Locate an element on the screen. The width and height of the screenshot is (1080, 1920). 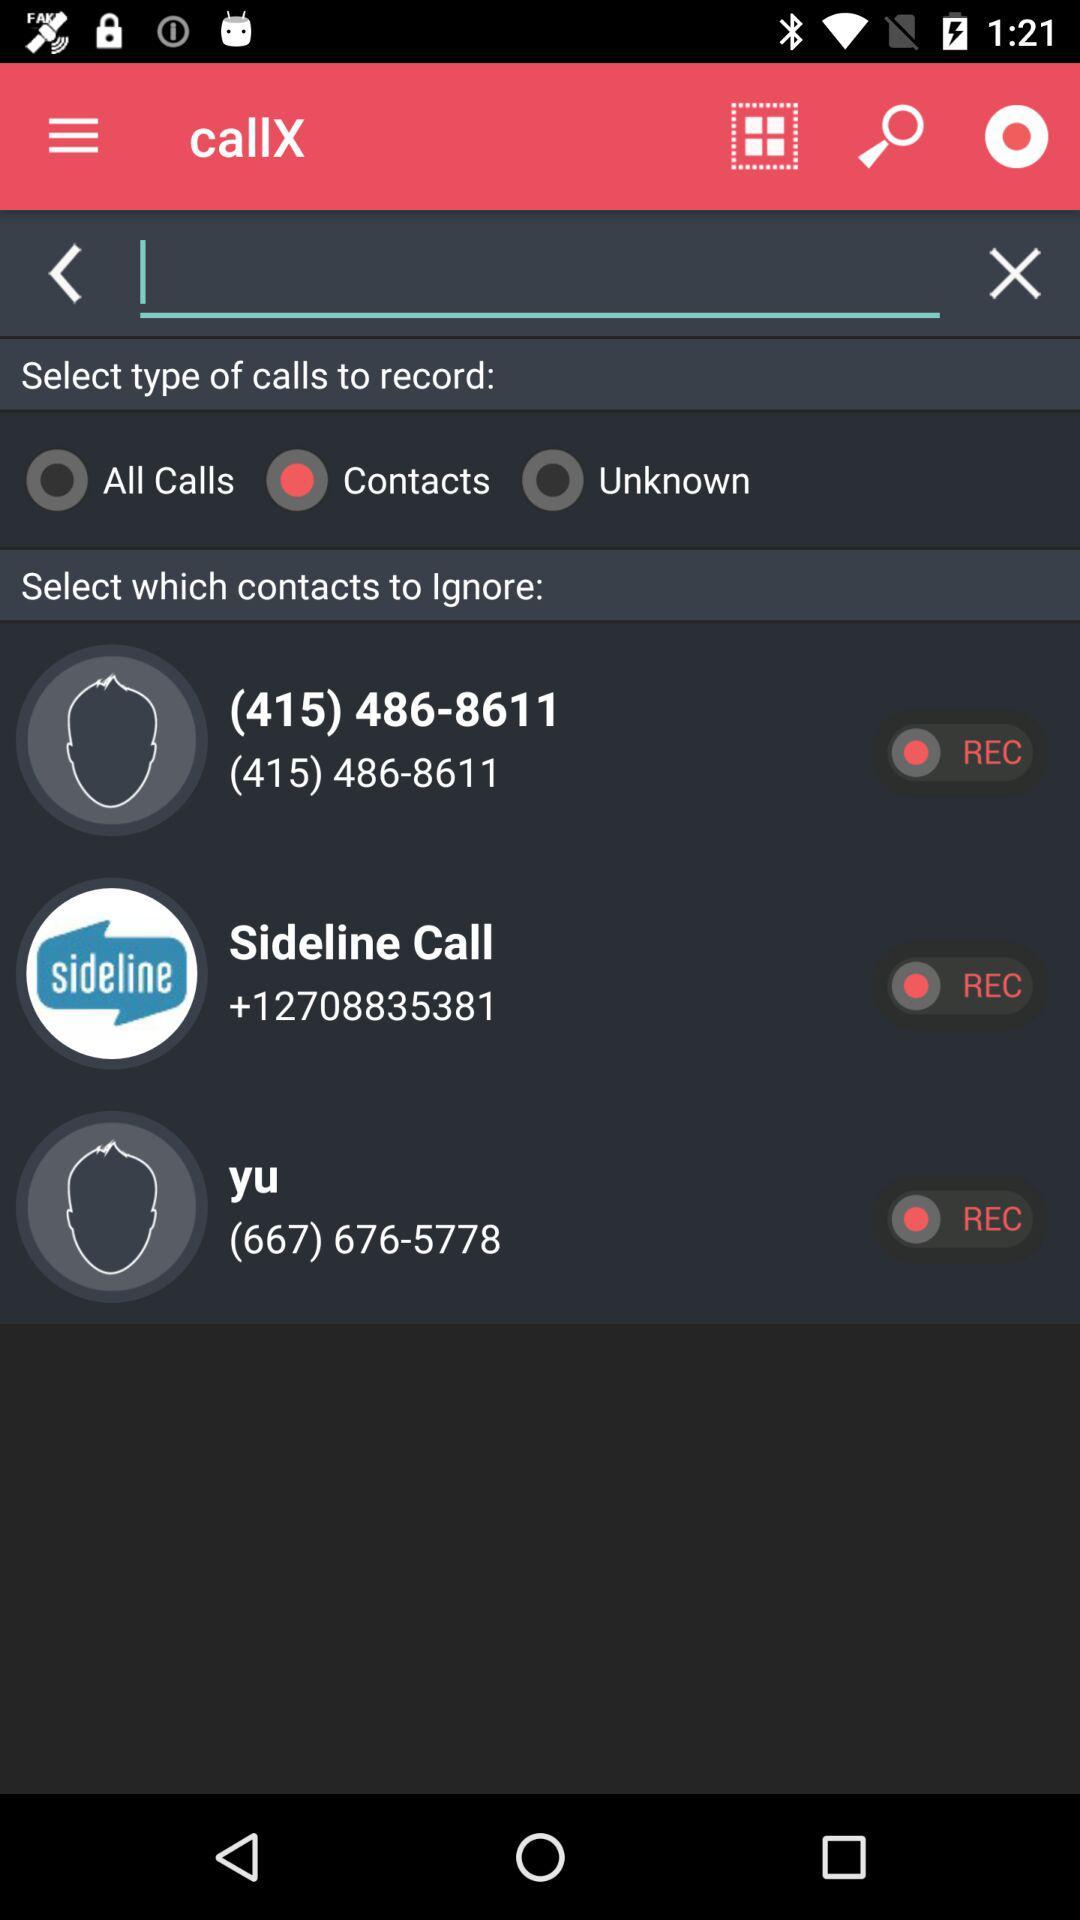
open record is located at coordinates (958, 1218).